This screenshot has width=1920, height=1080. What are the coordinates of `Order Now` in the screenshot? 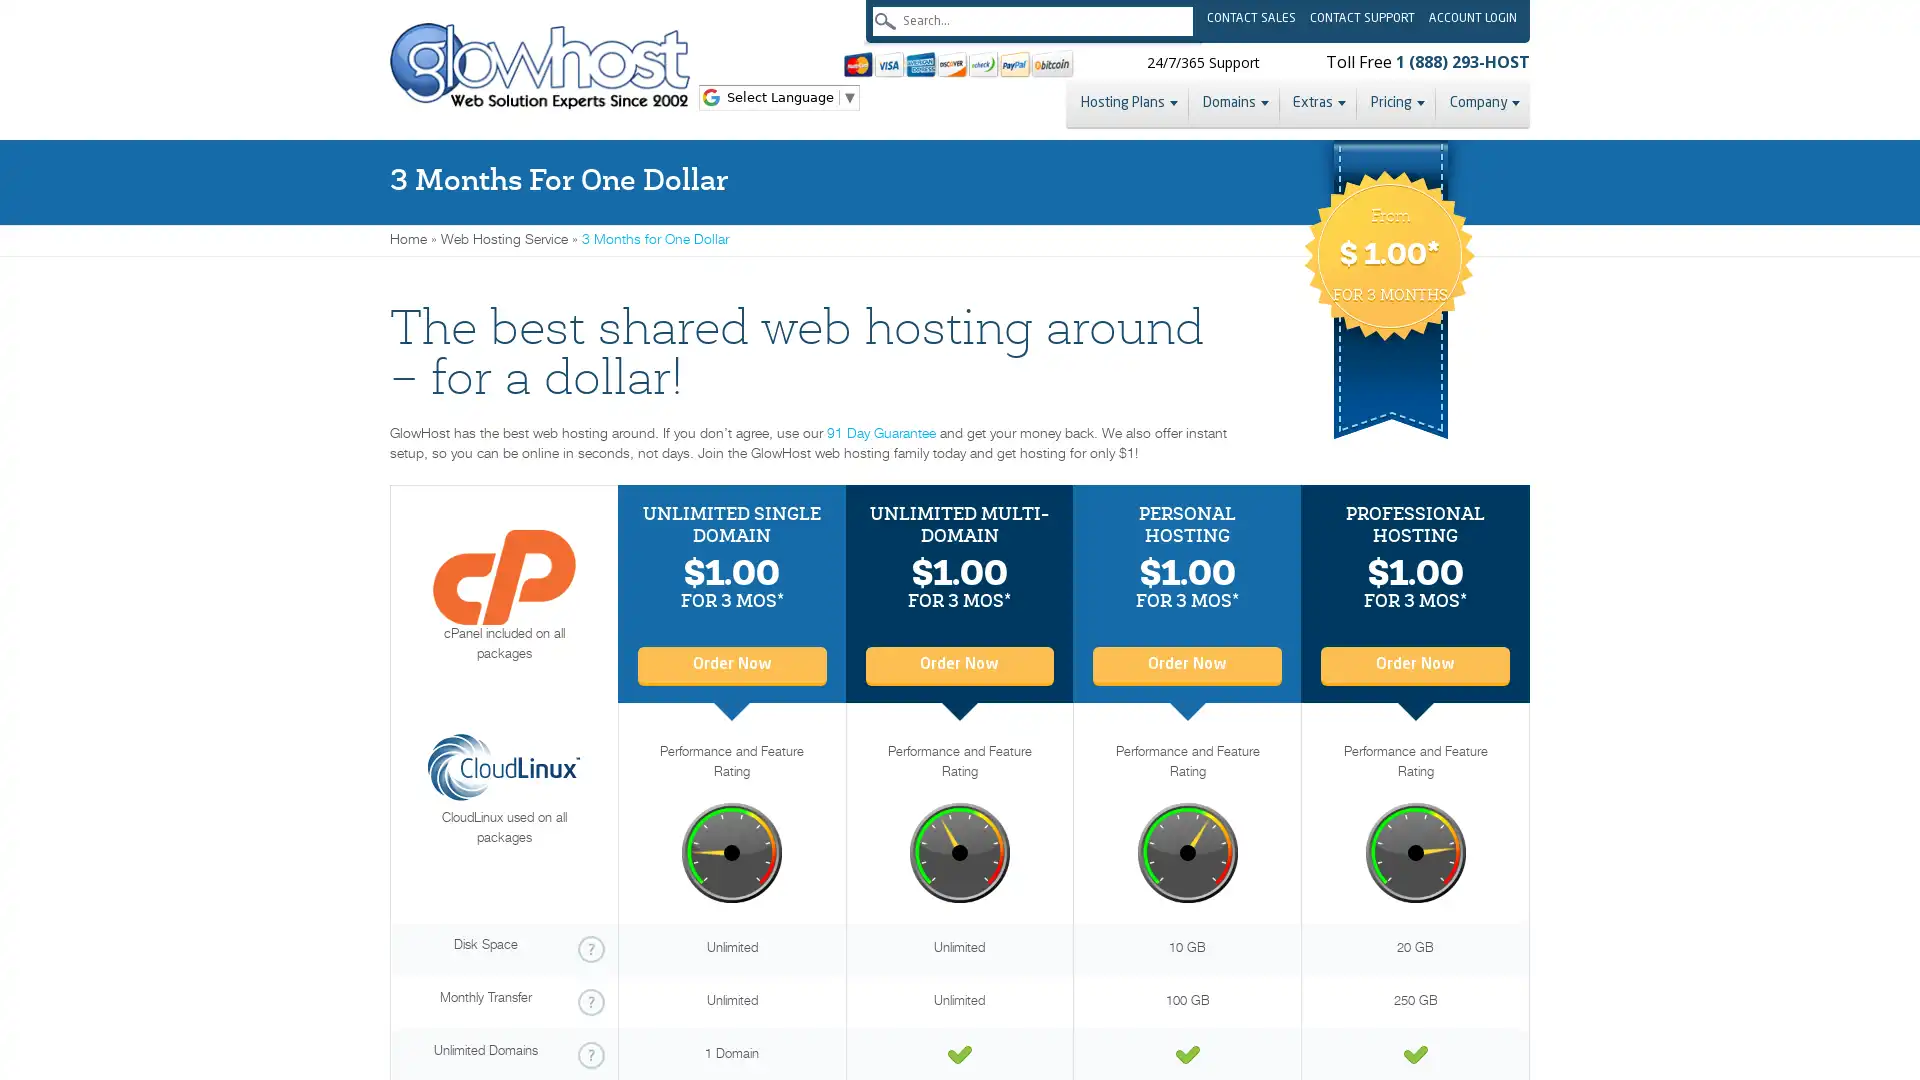 It's located at (958, 663).